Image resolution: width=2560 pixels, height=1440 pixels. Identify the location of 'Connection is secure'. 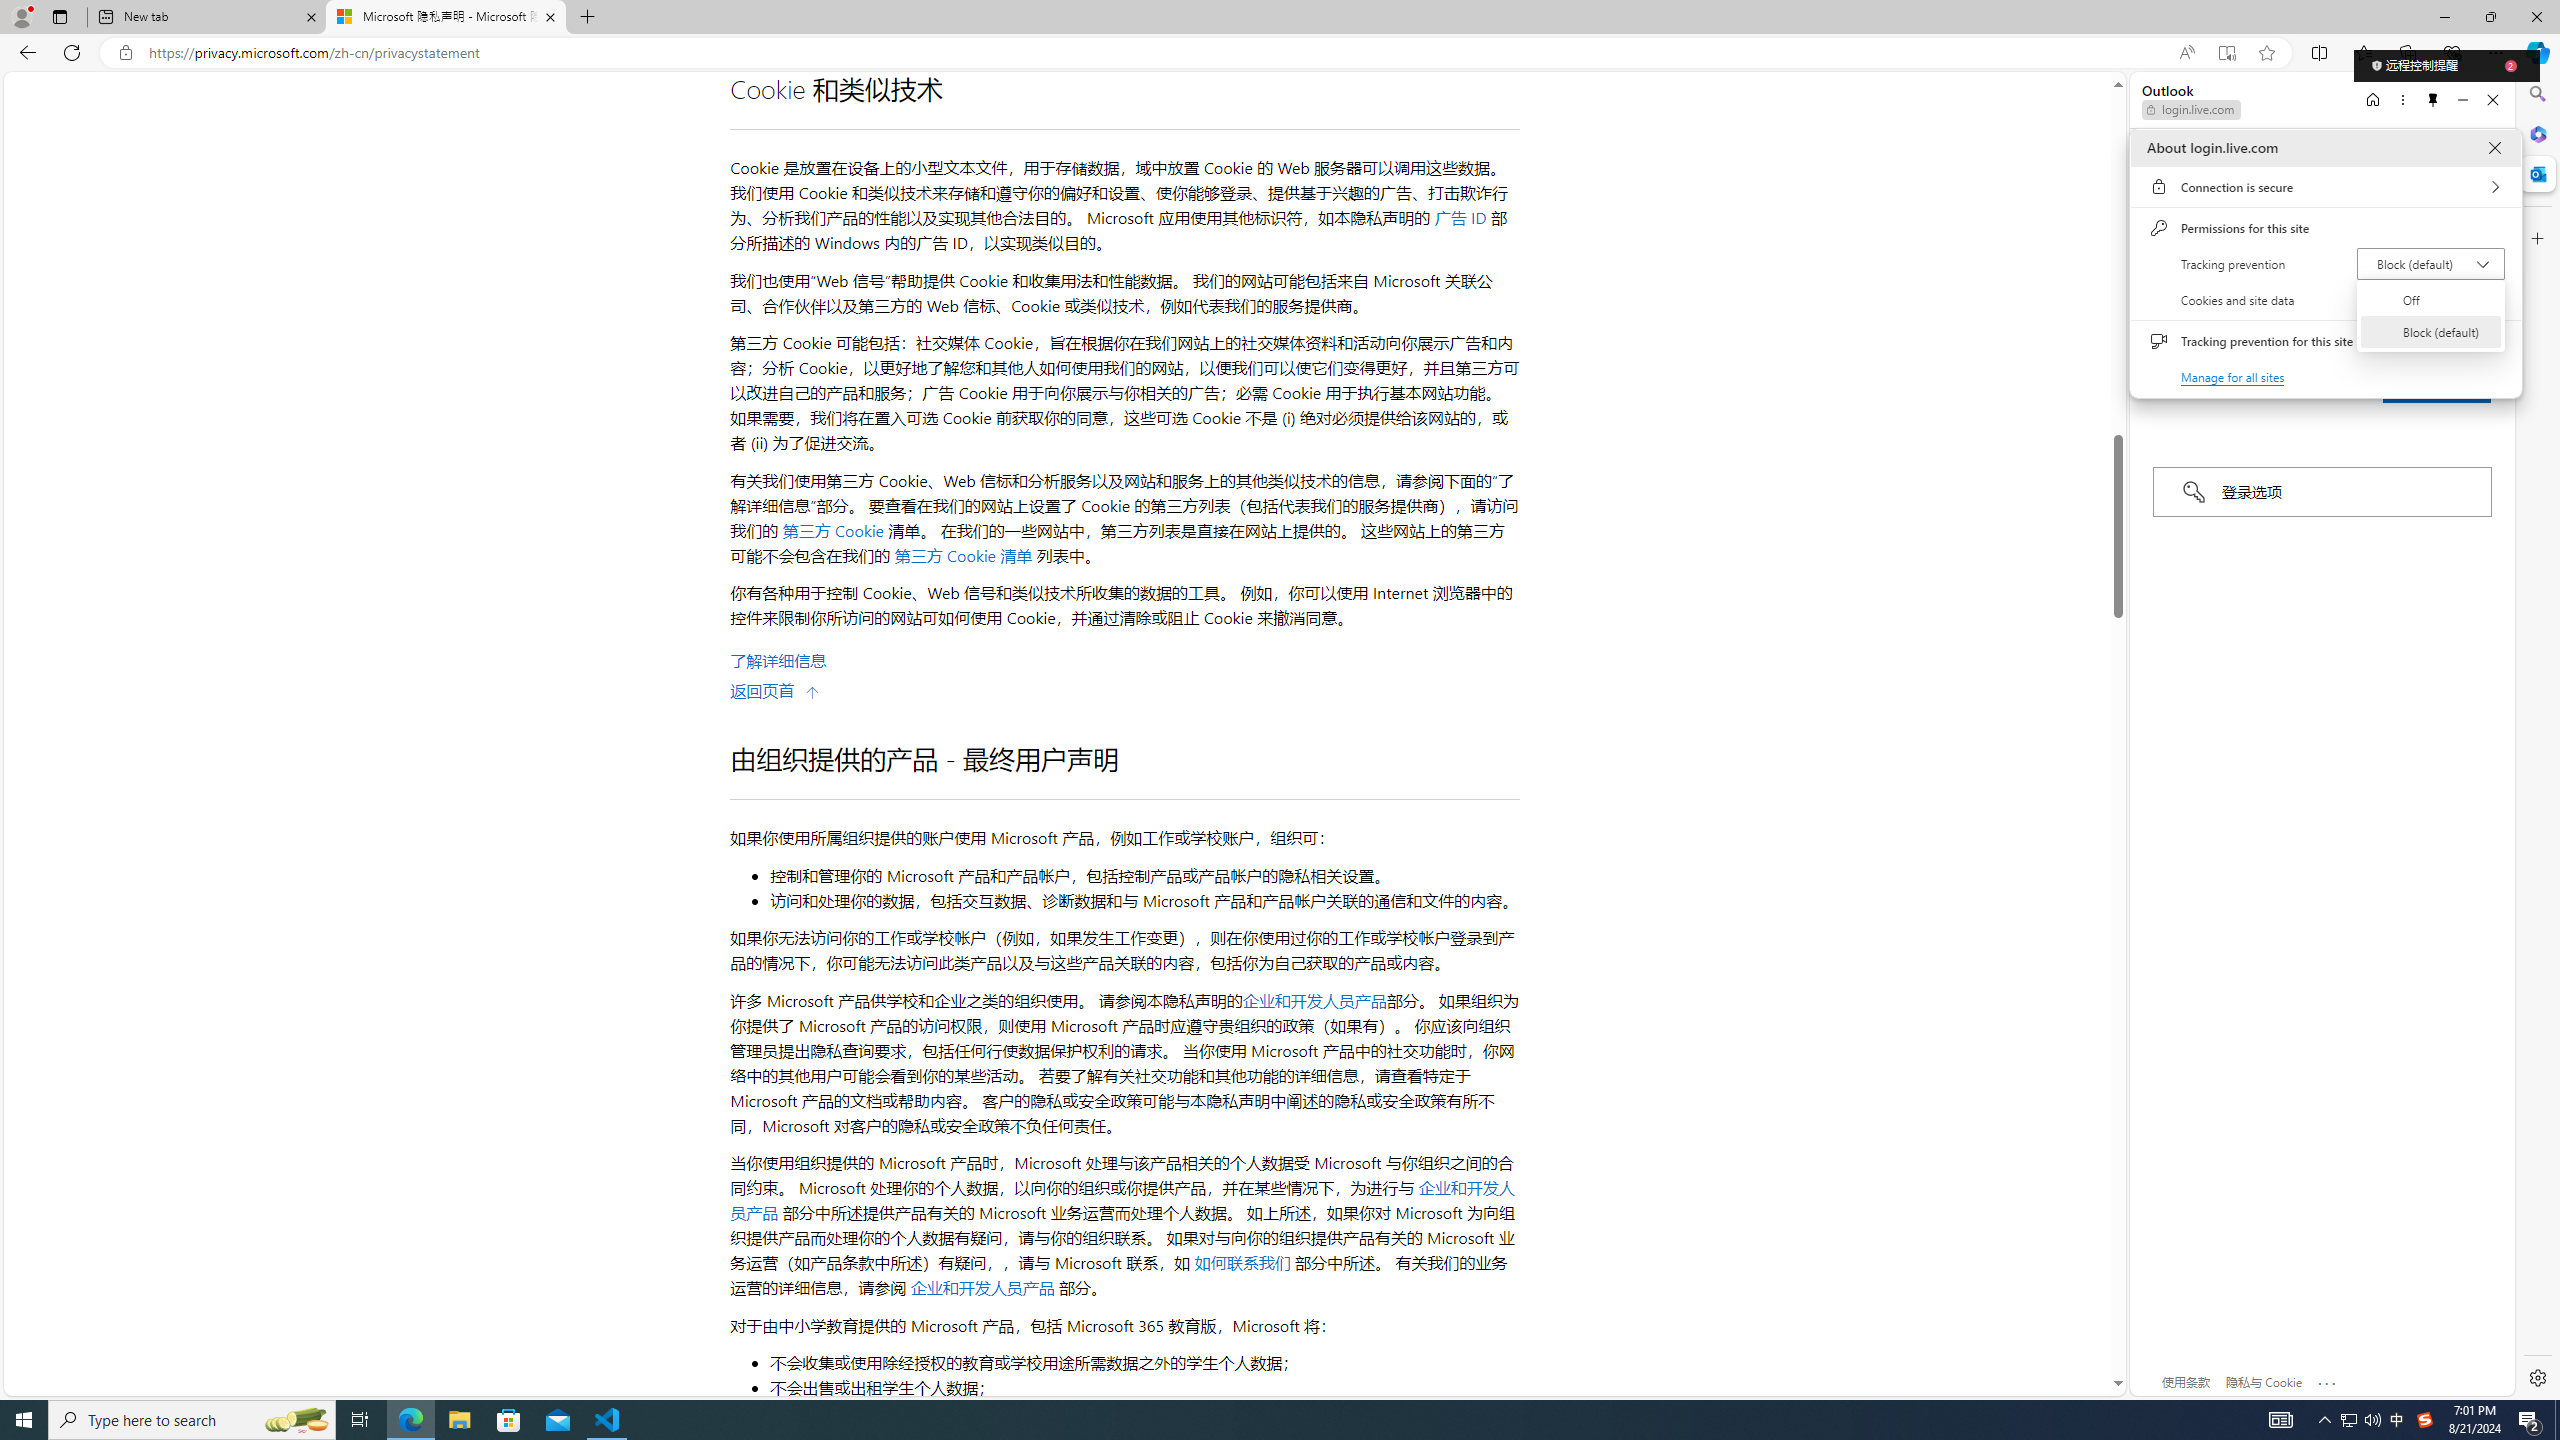
(2324, 185).